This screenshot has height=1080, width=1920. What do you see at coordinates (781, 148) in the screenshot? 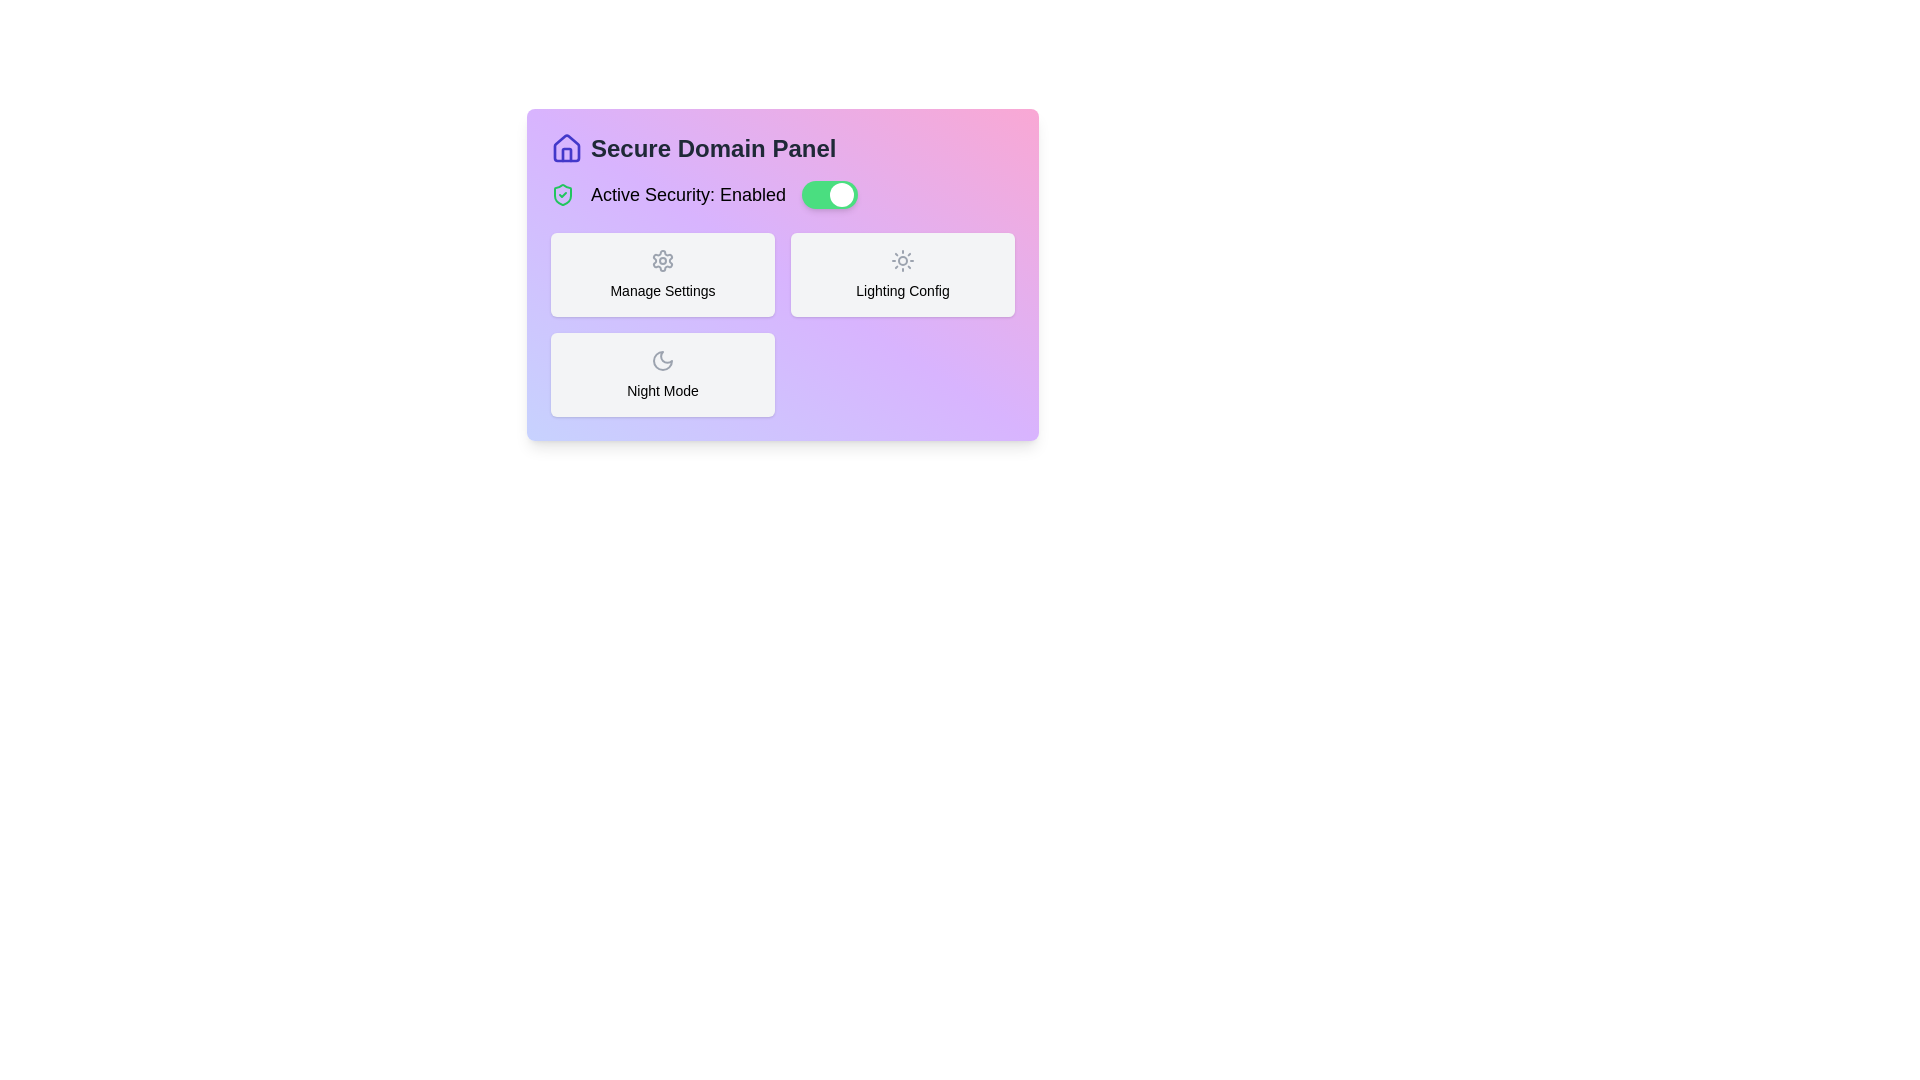
I see `the Text Label that displays the title of the panel, located above the text 'Active Security: Enabled'` at bounding box center [781, 148].